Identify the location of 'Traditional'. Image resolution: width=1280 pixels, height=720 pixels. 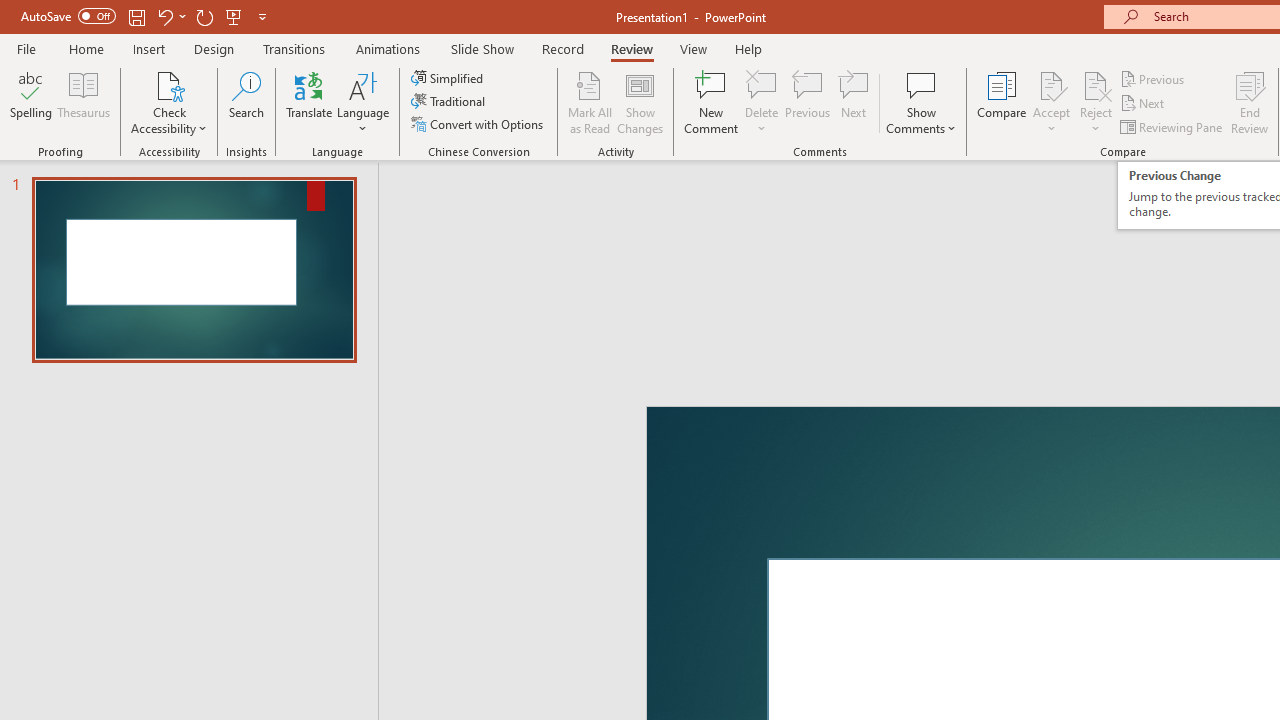
(448, 101).